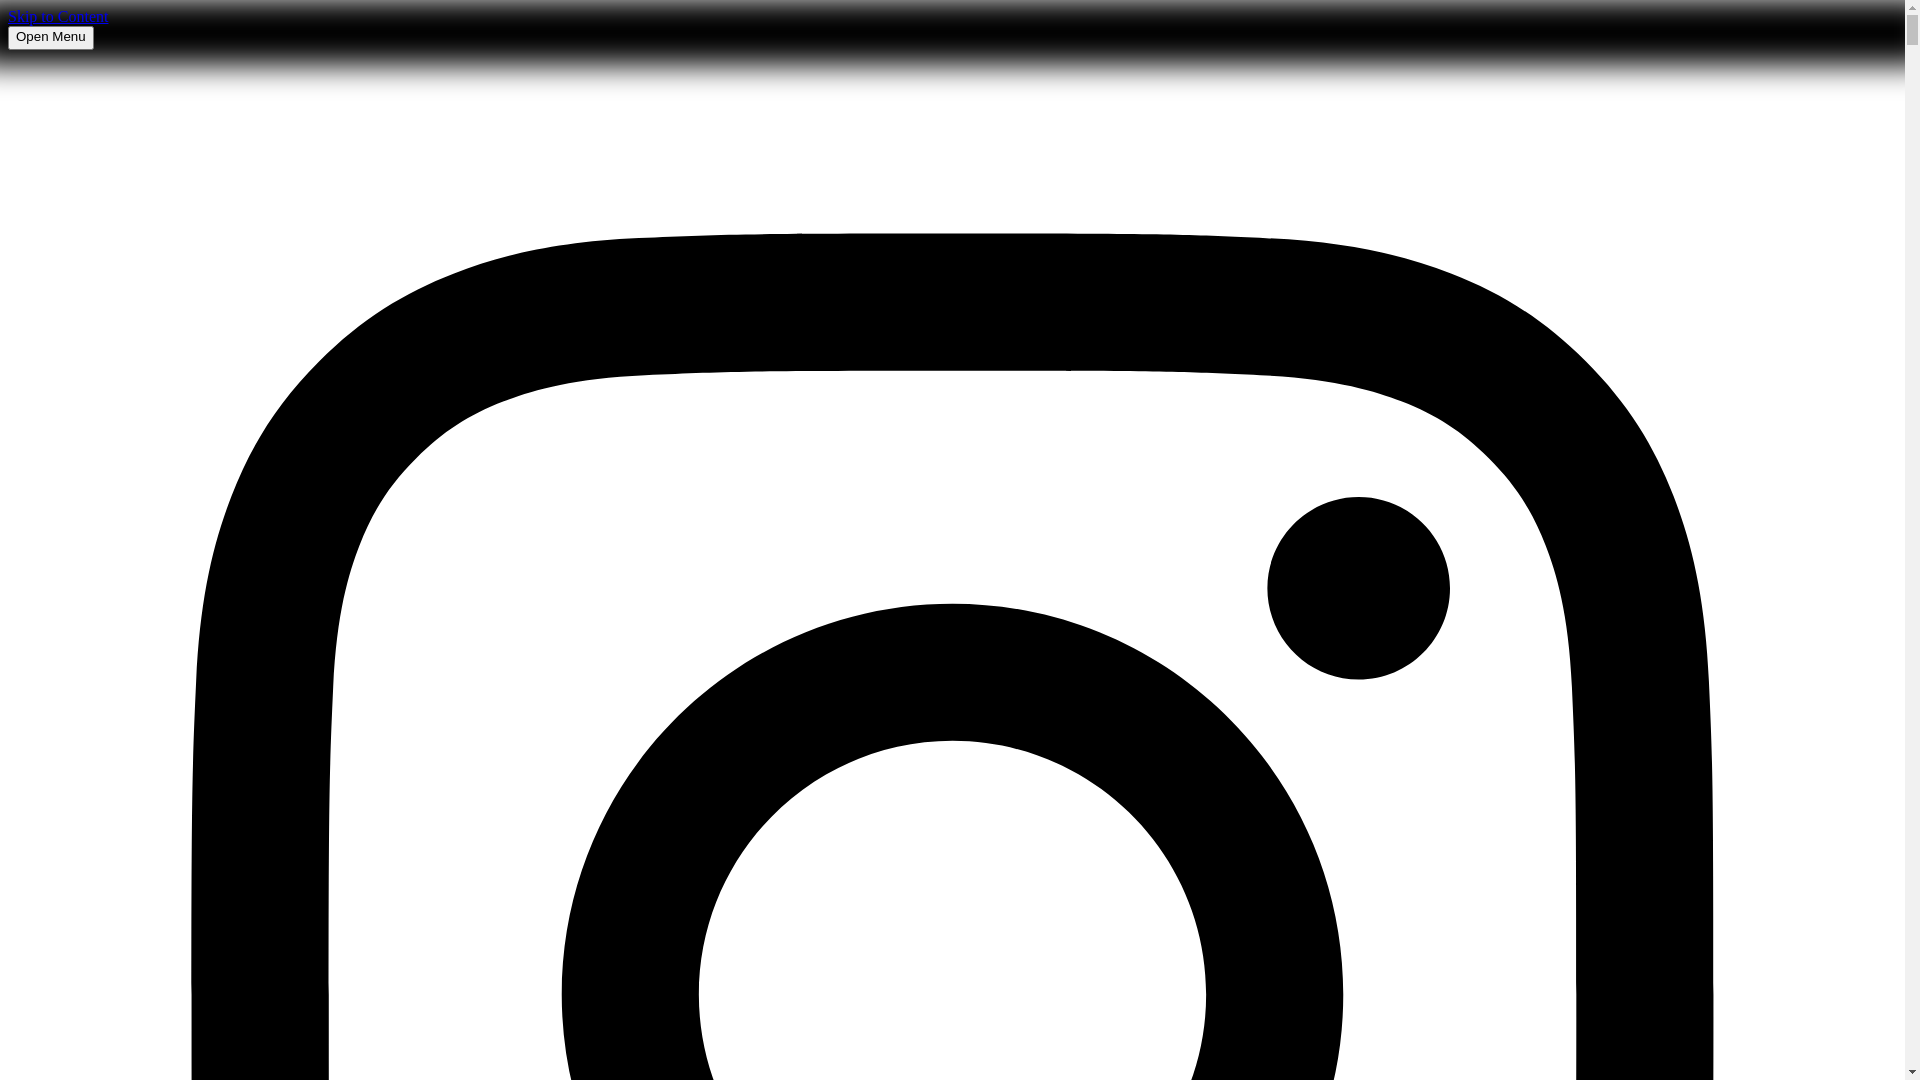 Image resolution: width=1920 pixels, height=1080 pixels. What do you see at coordinates (57, 16) in the screenshot?
I see `'Skip to Content'` at bounding box center [57, 16].